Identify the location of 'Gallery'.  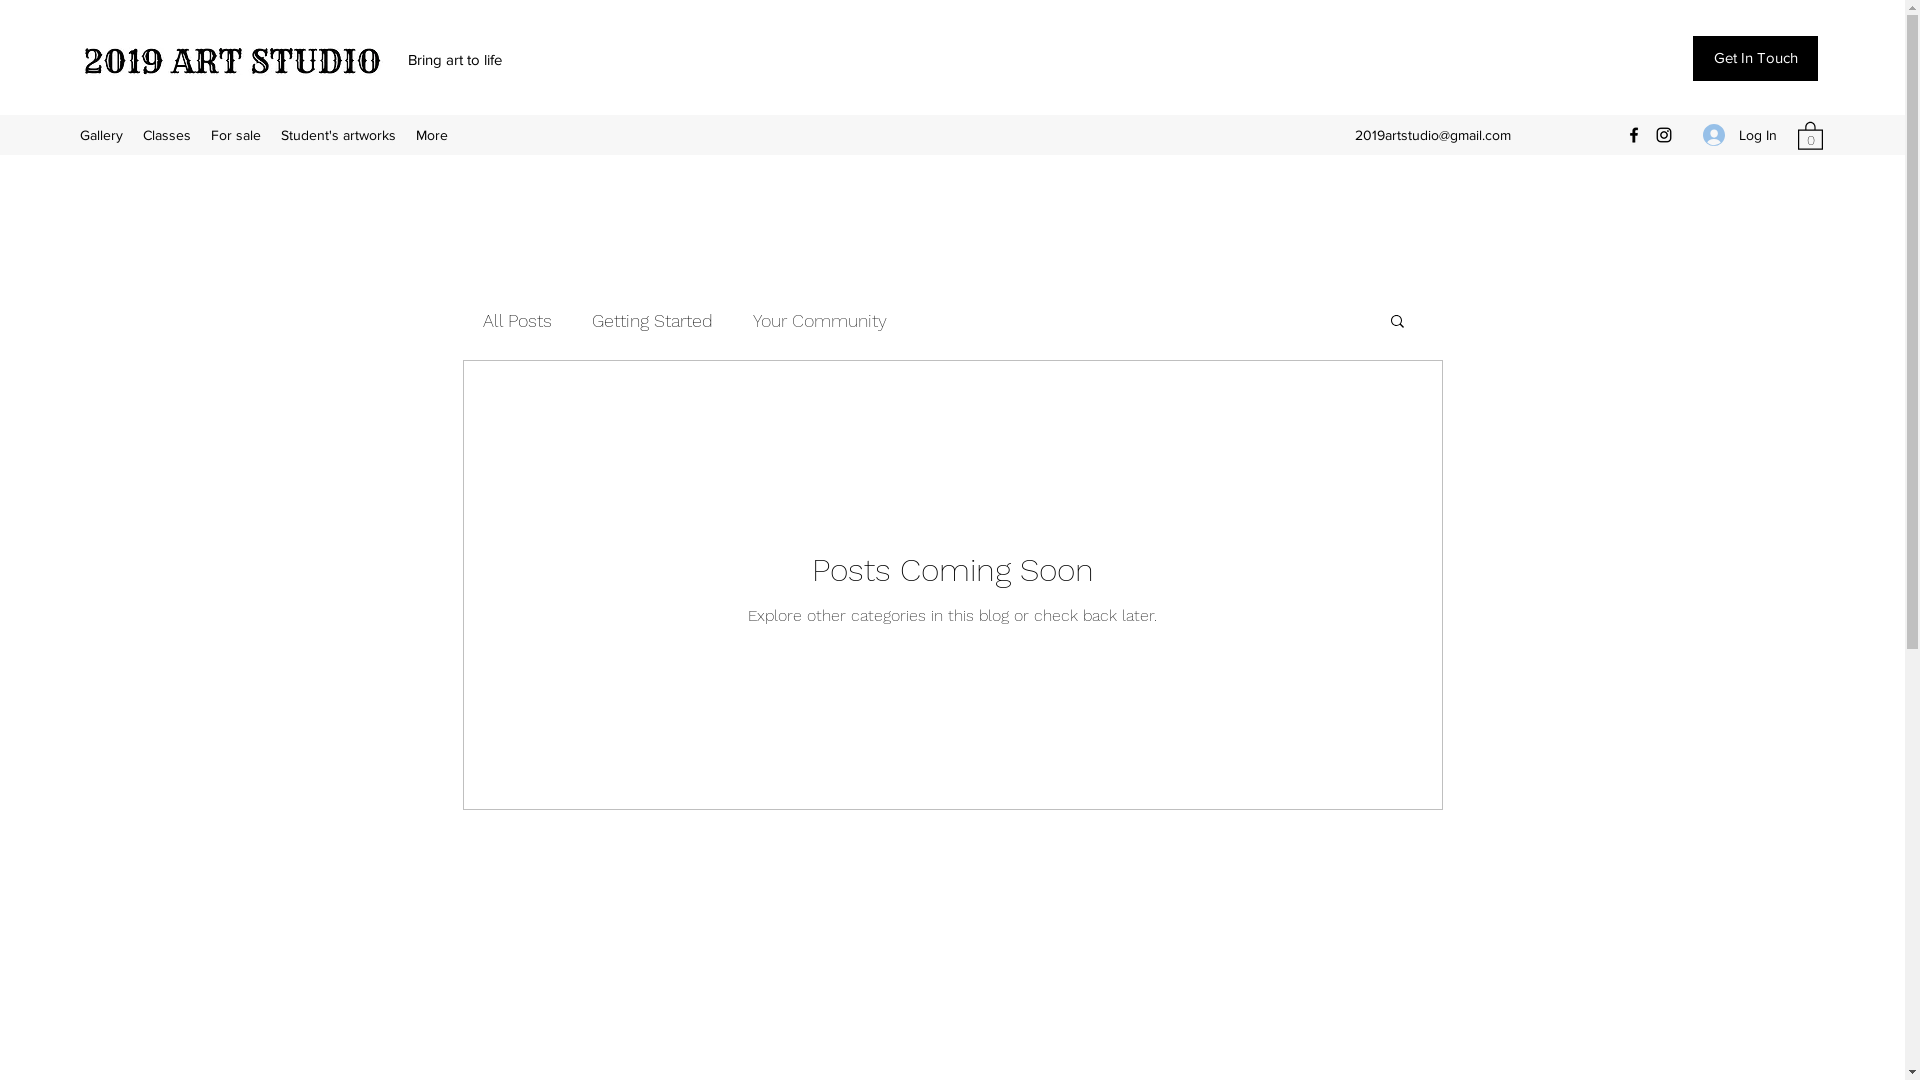
(100, 135).